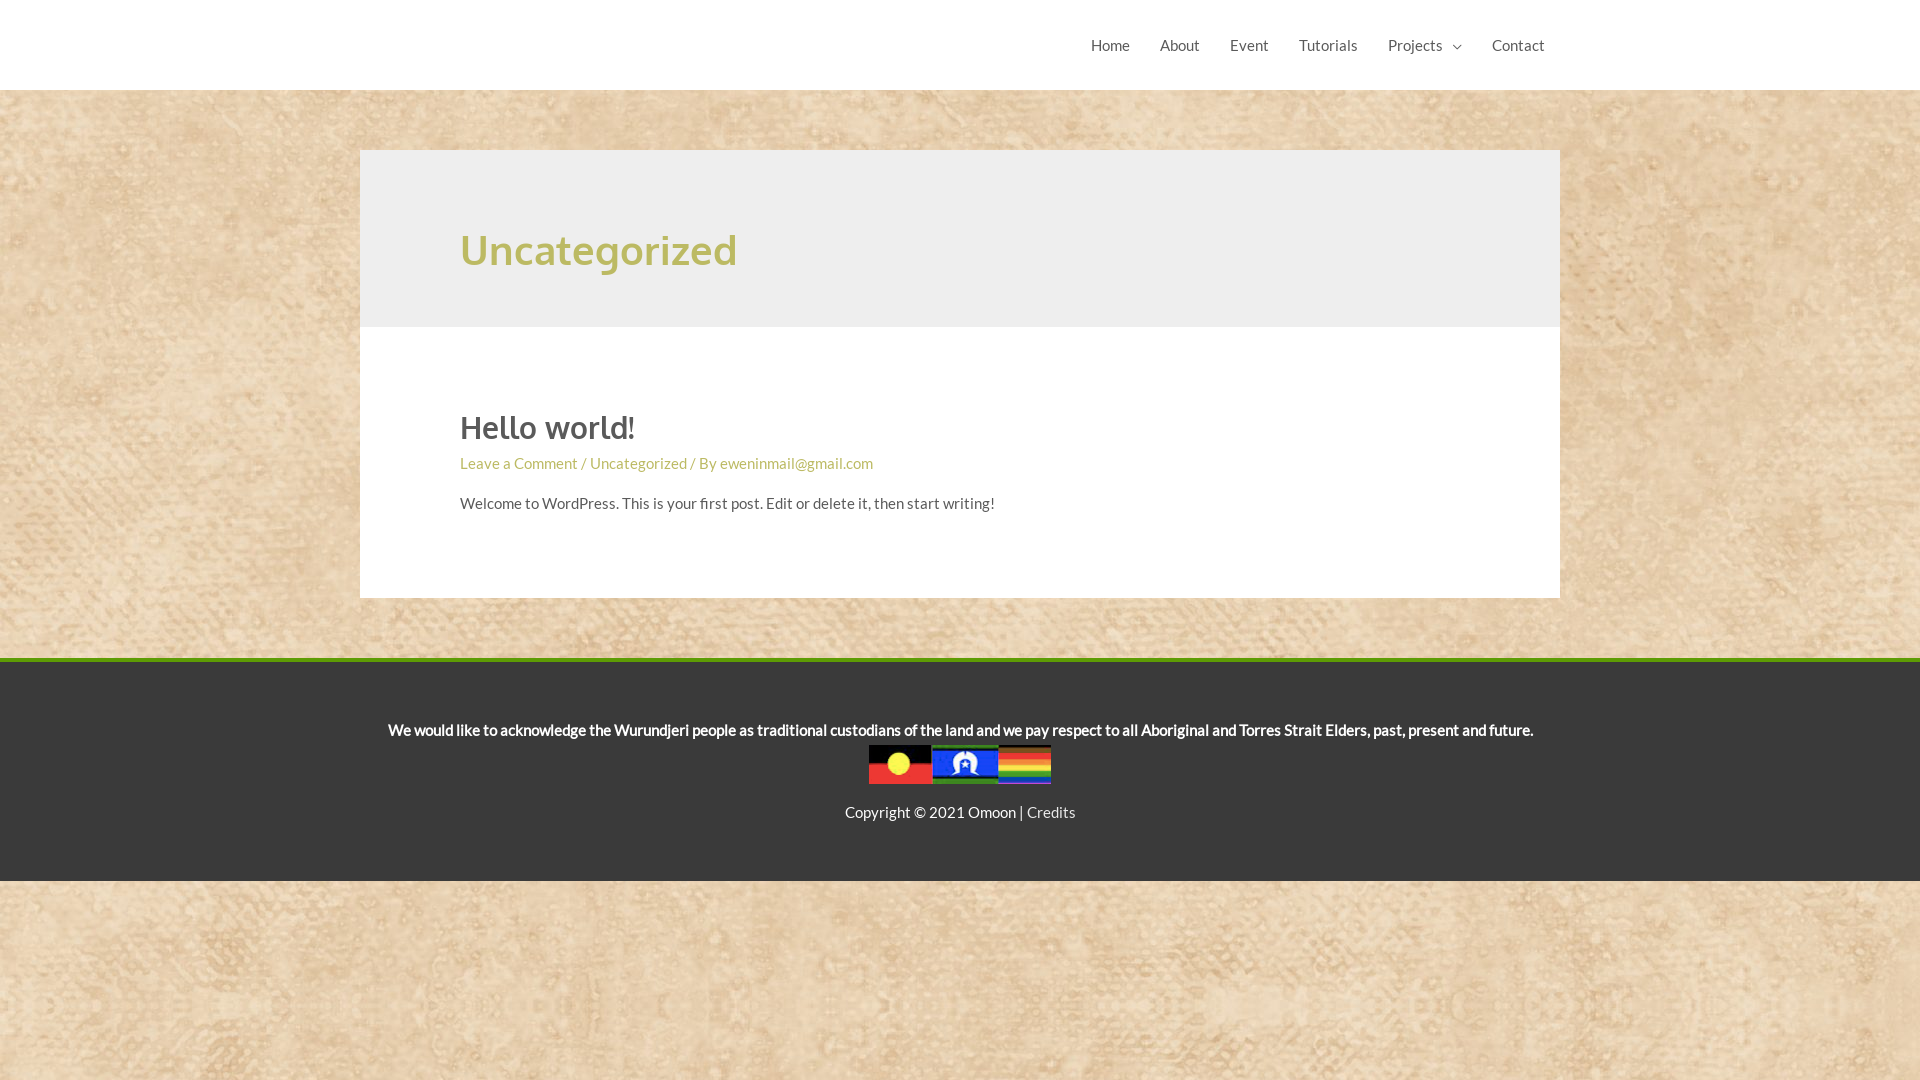 This screenshot has width=1920, height=1080. What do you see at coordinates (637, 462) in the screenshot?
I see `'Uncategorized'` at bounding box center [637, 462].